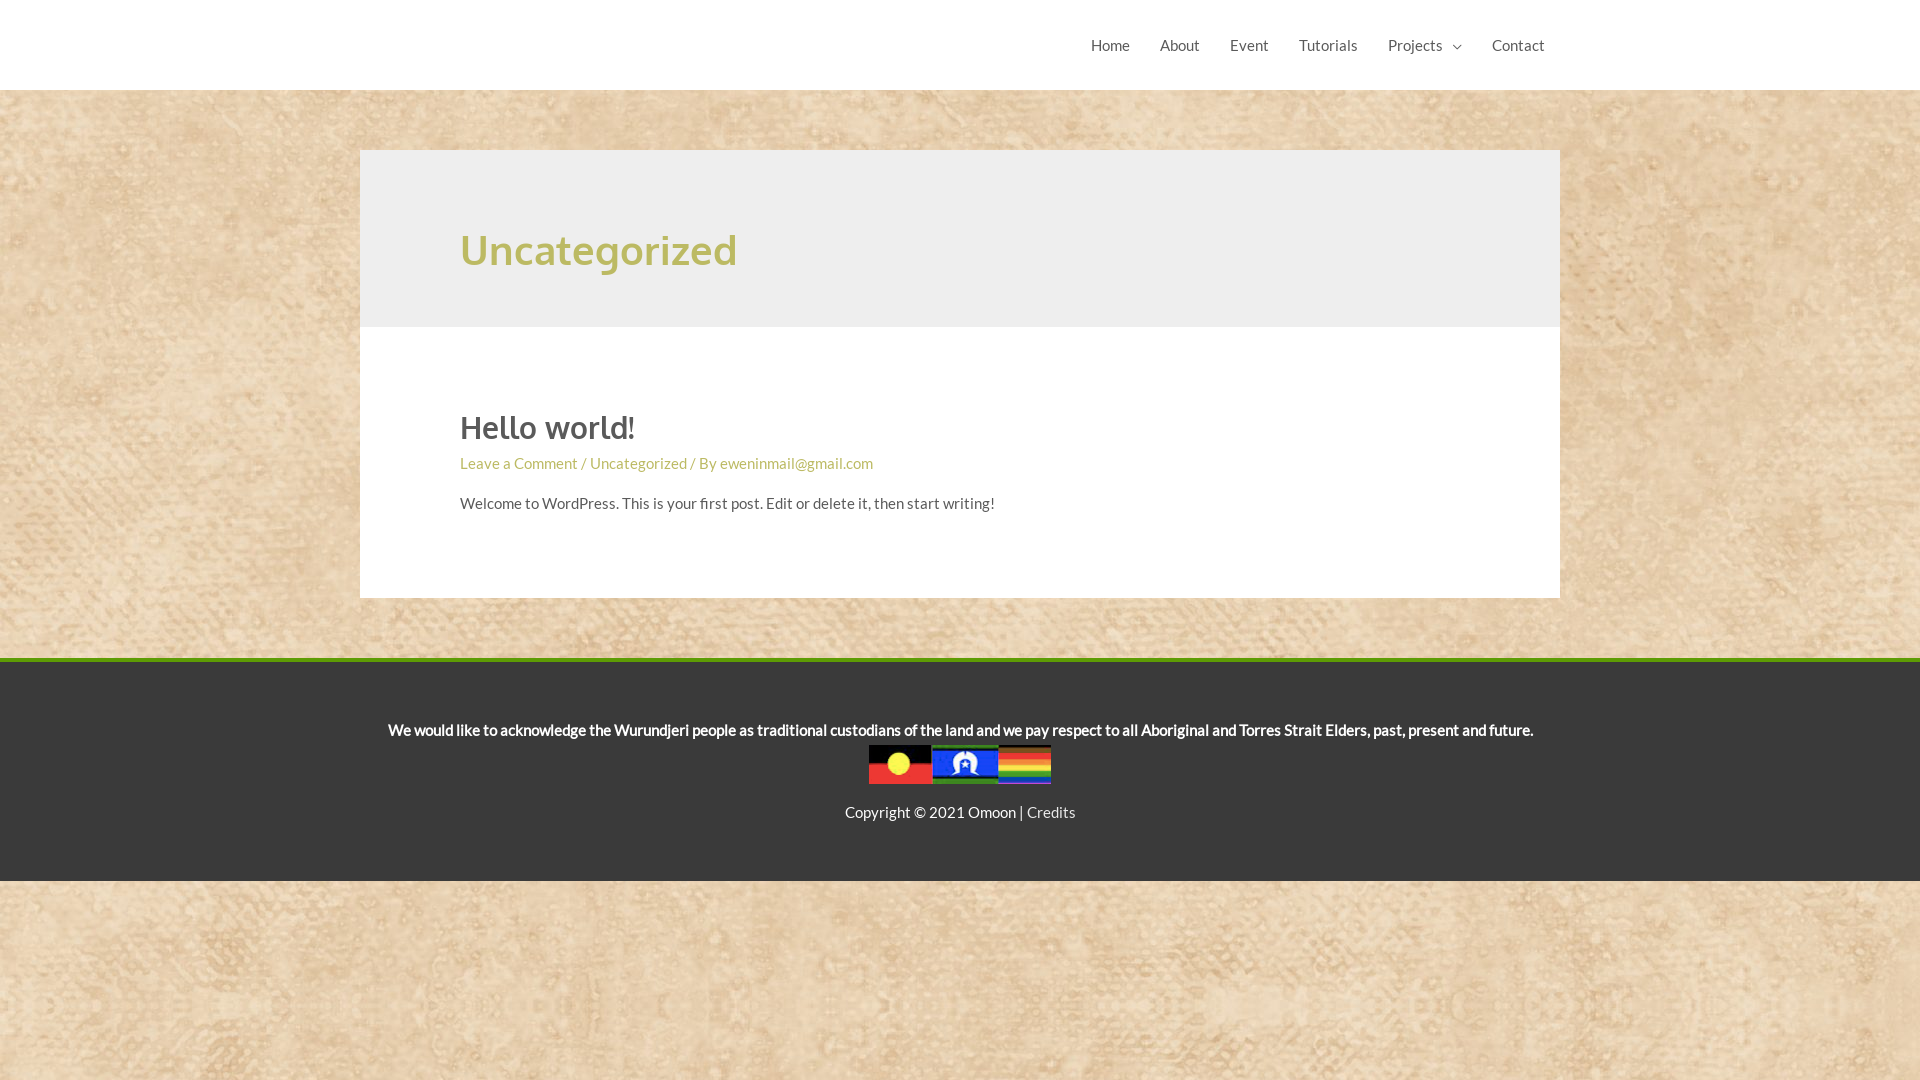 This screenshot has width=1920, height=1080. What do you see at coordinates (637, 462) in the screenshot?
I see `'Uncategorized'` at bounding box center [637, 462].